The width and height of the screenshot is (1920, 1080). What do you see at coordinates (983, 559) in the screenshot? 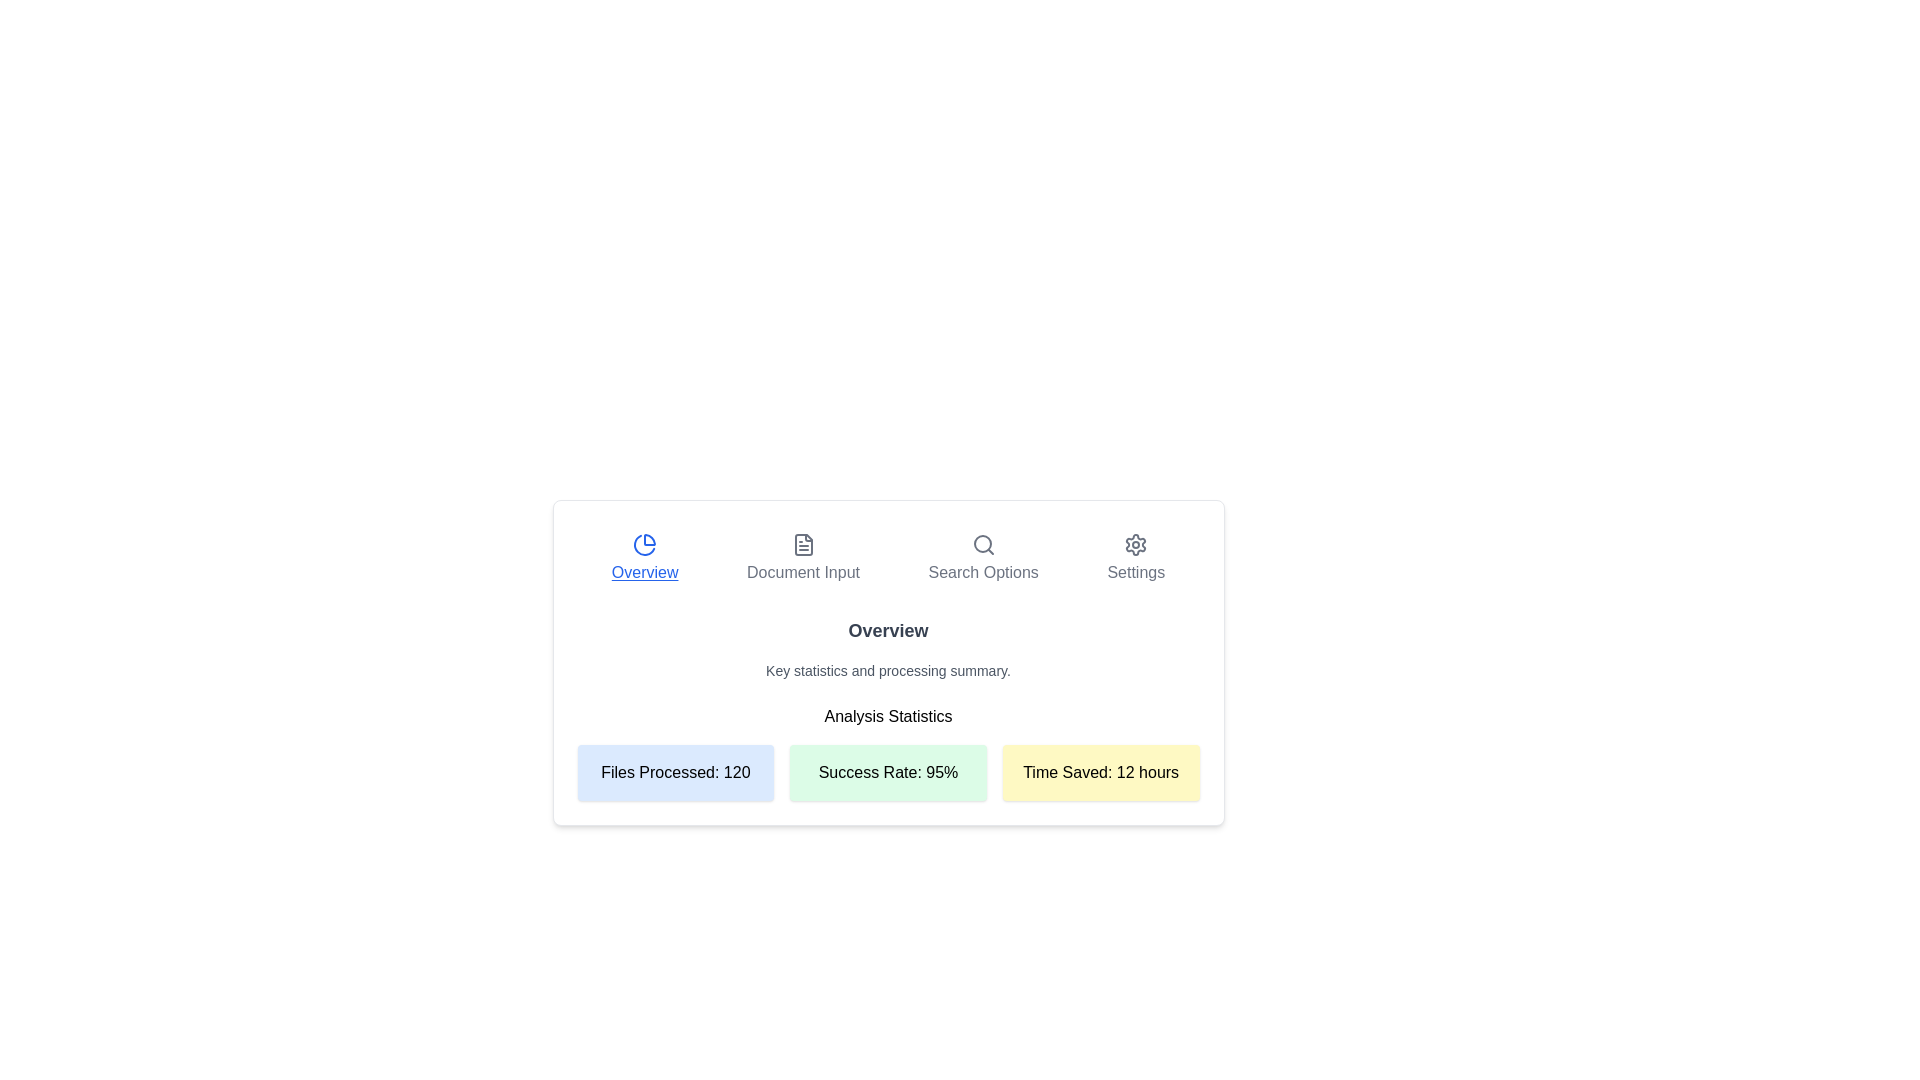
I see `the 'Search Options' button in the navigation bar` at bounding box center [983, 559].